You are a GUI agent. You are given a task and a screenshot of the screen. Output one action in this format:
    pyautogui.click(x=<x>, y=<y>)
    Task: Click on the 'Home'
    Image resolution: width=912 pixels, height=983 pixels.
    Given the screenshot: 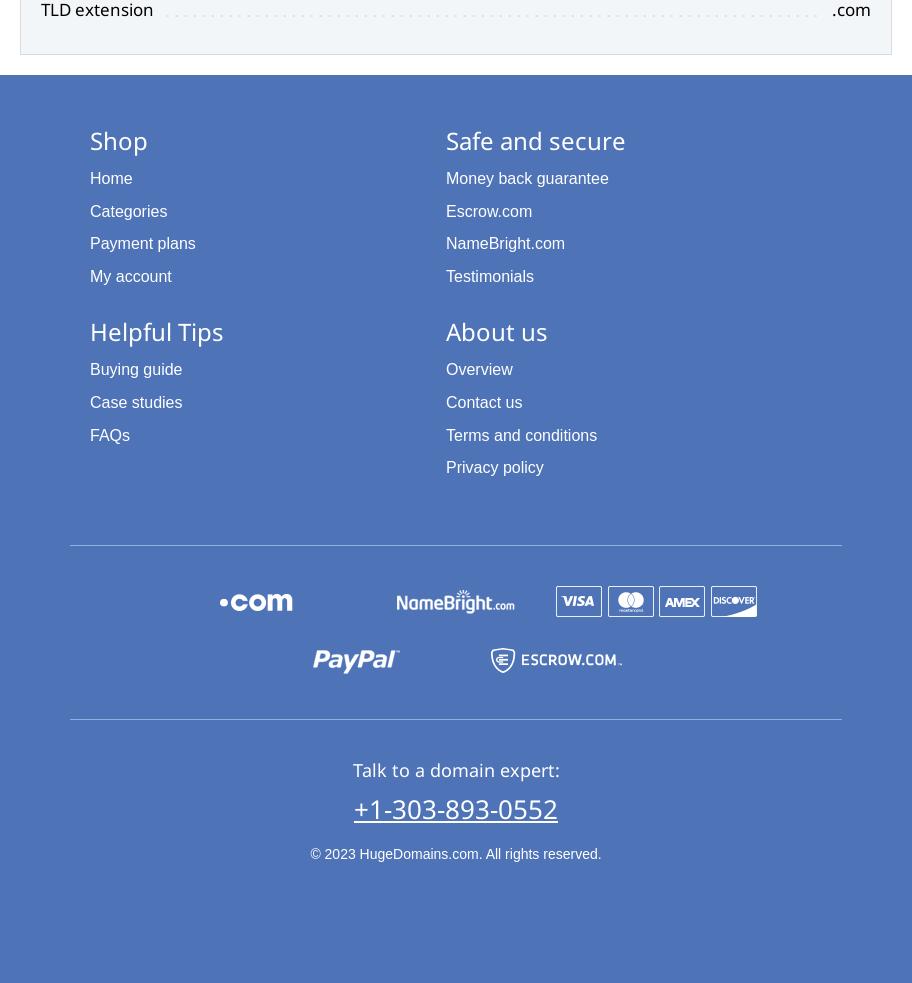 What is the action you would take?
    pyautogui.click(x=110, y=177)
    